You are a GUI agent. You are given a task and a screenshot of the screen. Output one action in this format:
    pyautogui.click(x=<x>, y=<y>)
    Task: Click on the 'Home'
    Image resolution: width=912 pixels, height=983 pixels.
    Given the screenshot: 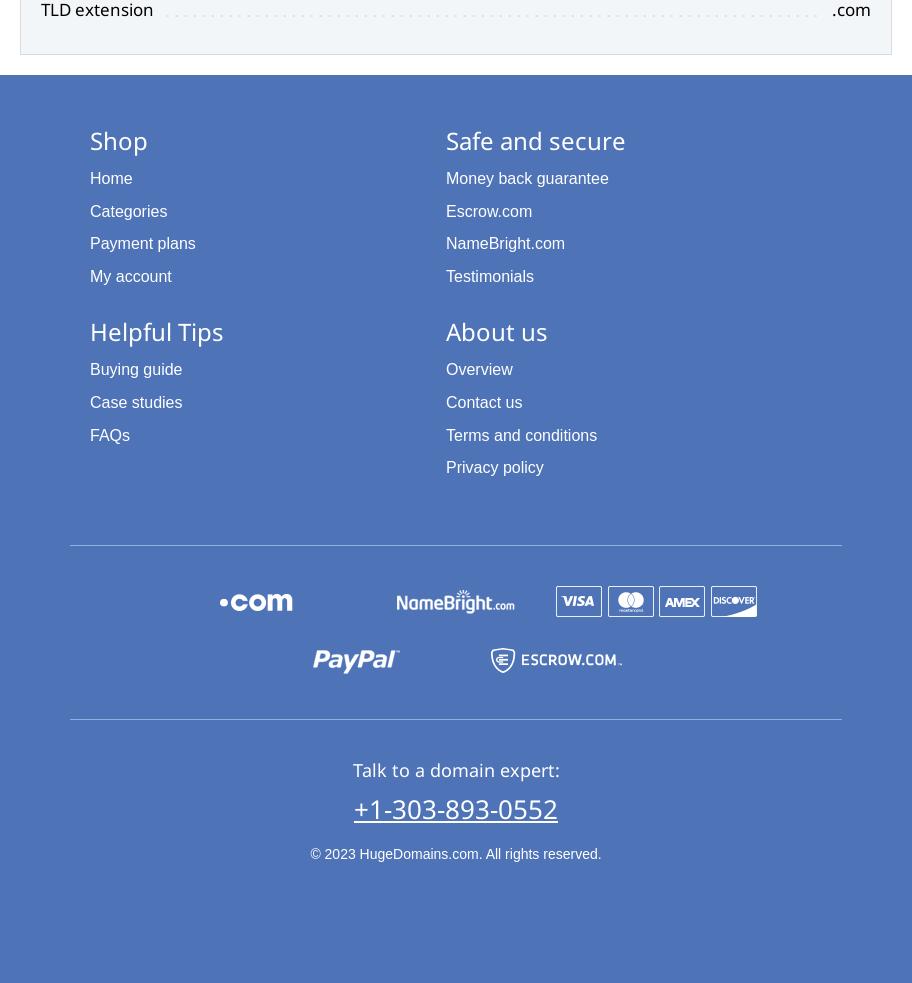 What is the action you would take?
    pyautogui.click(x=110, y=177)
    